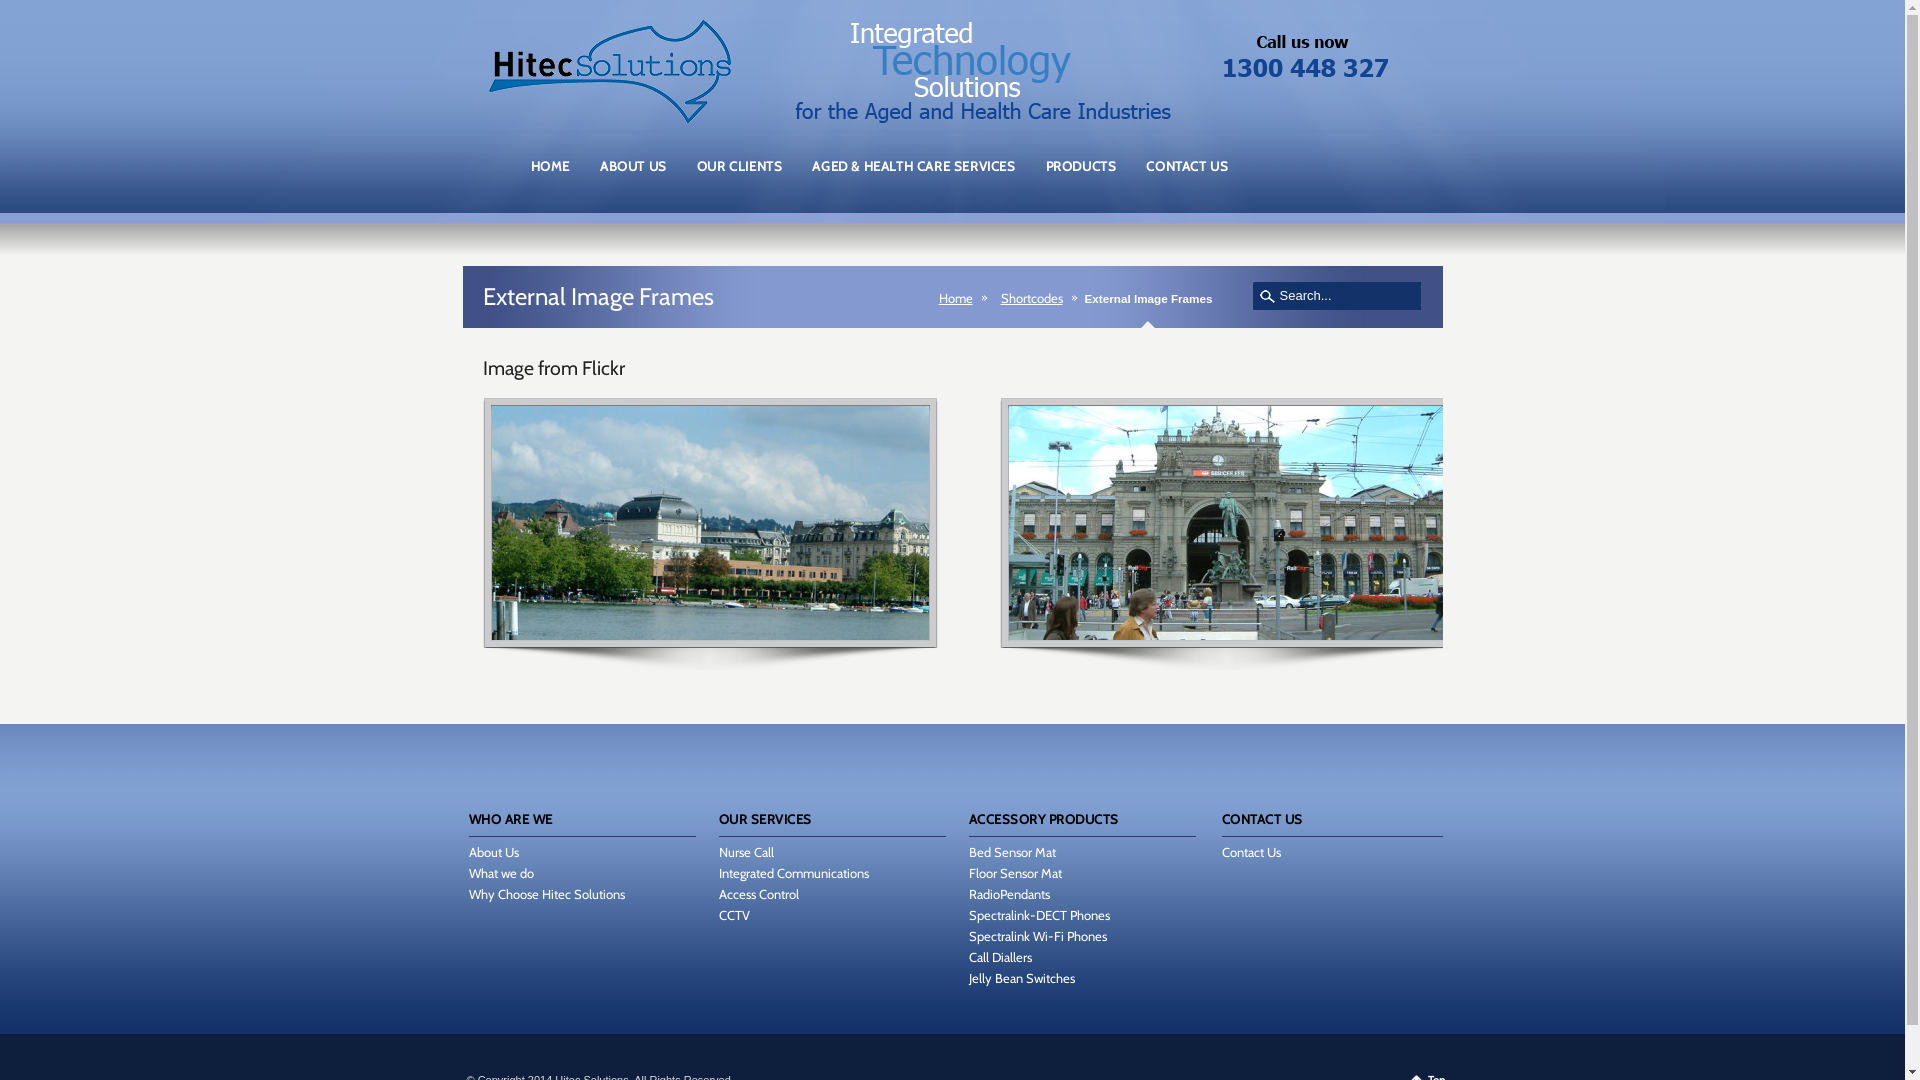 The height and width of the screenshot is (1080, 1920). Describe the element at coordinates (1080, 175) in the screenshot. I see `'PRODUCTS'` at that location.